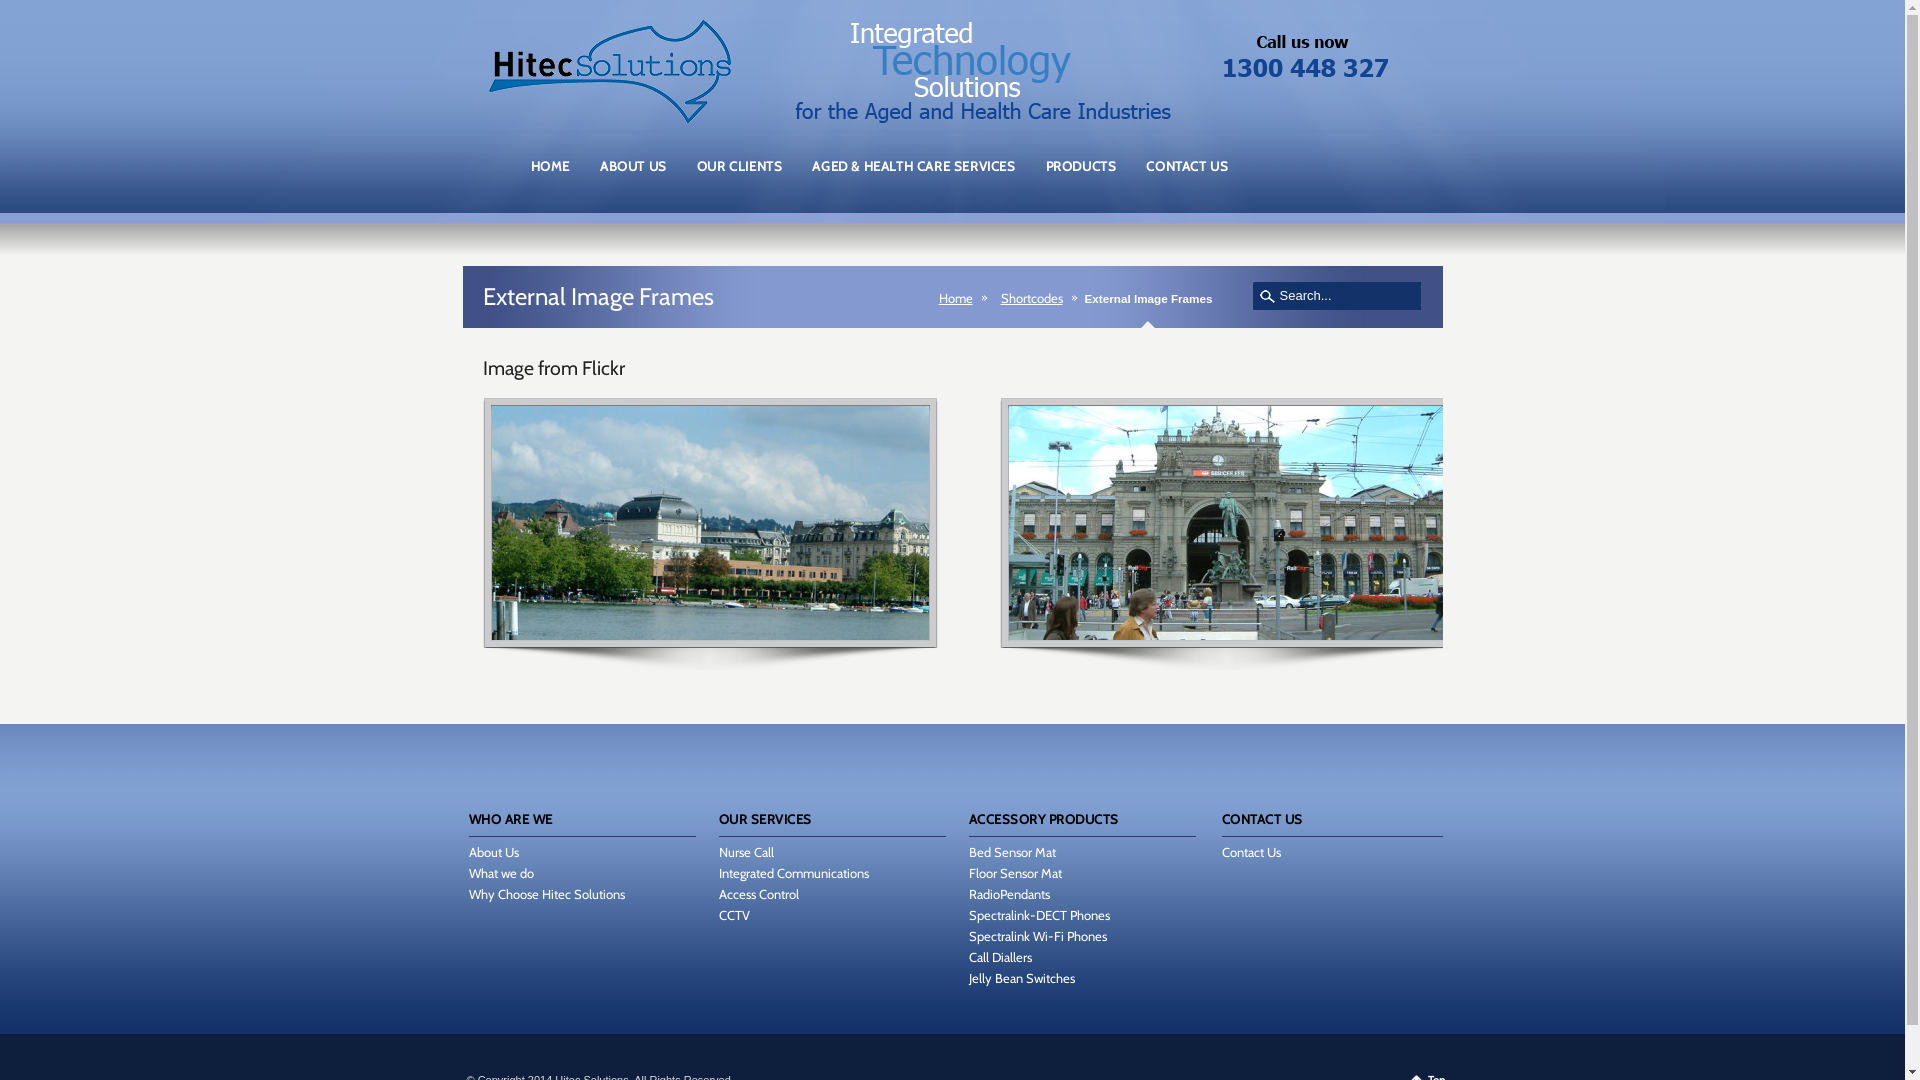 The height and width of the screenshot is (1080, 1920). Describe the element at coordinates (1080, 175) in the screenshot. I see `'PRODUCTS'` at that location.